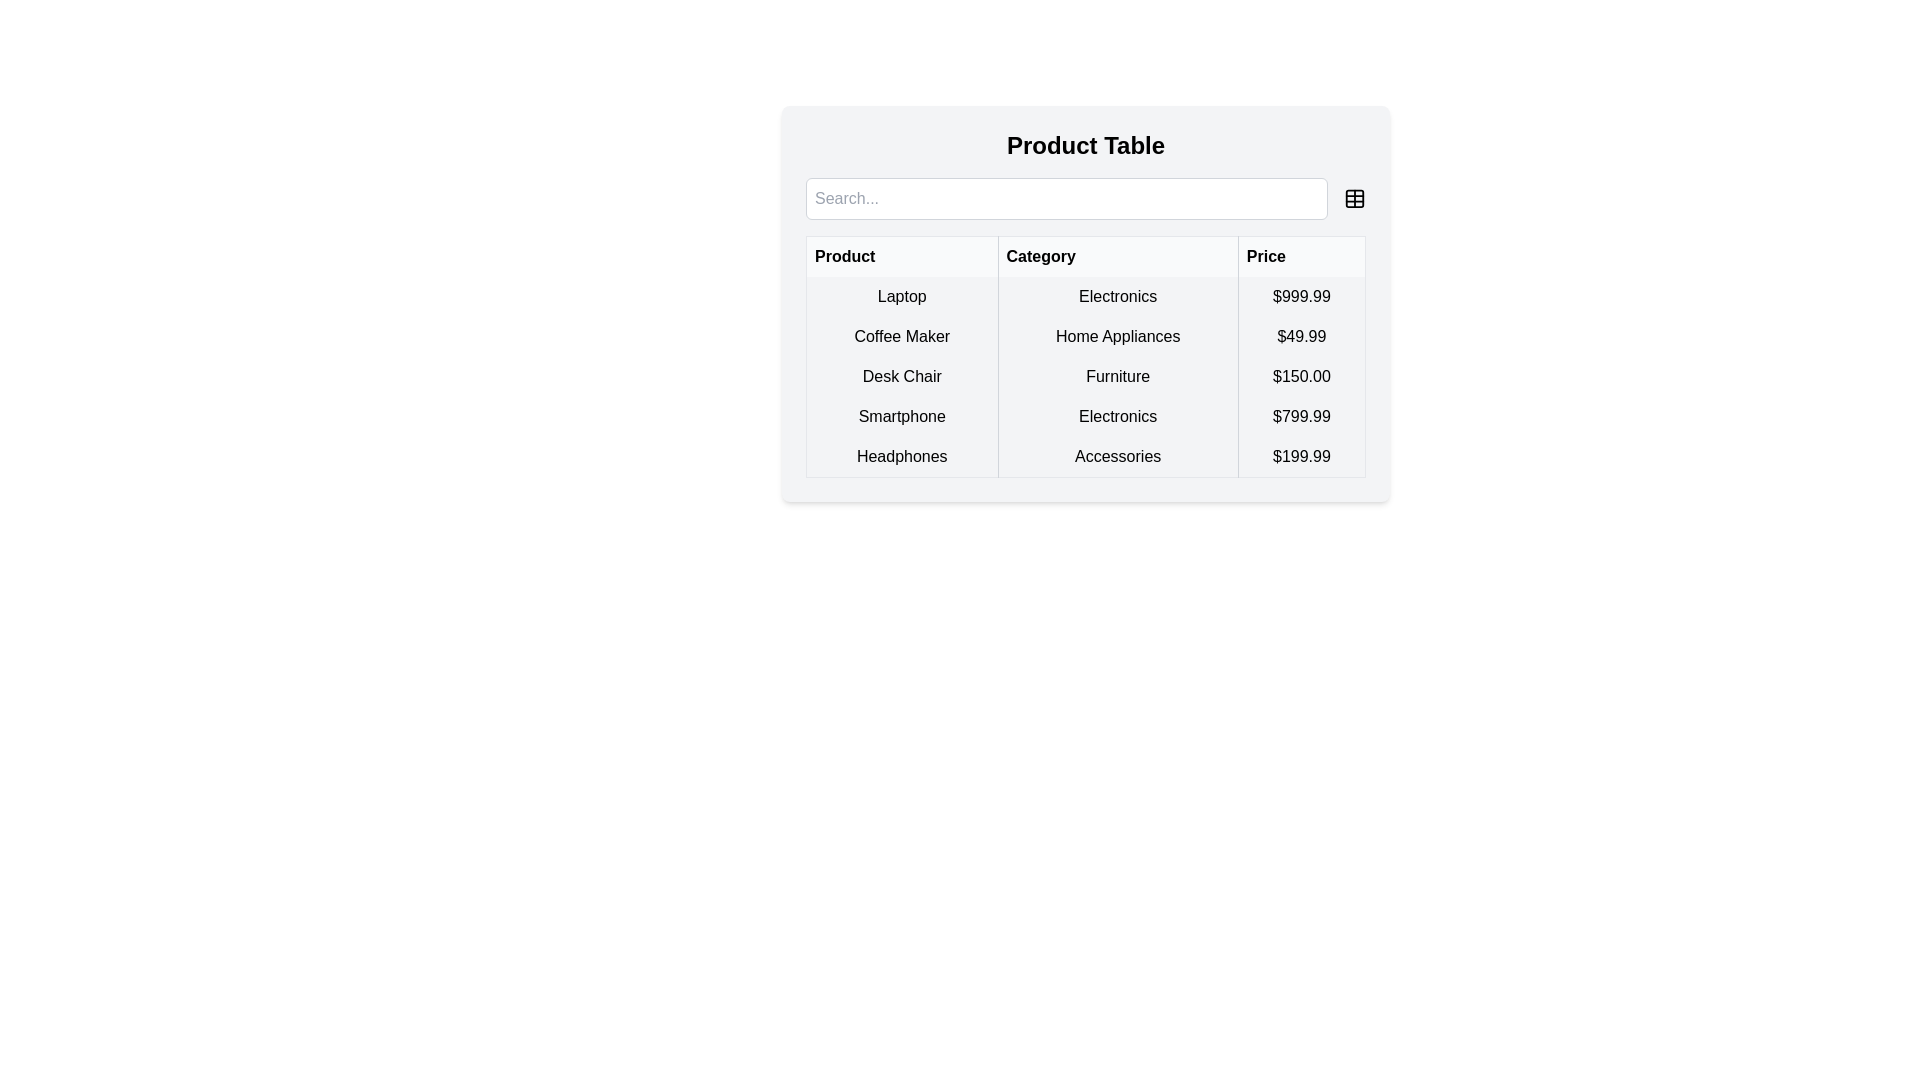 Image resolution: width=1920 pixels, height=1080 pixels. Describe the element at coordinates (1301, 377) in the screenshot. I see `the Text Display element that shows the price of the 'Desk Chair' product in the last column of the table` at that location.